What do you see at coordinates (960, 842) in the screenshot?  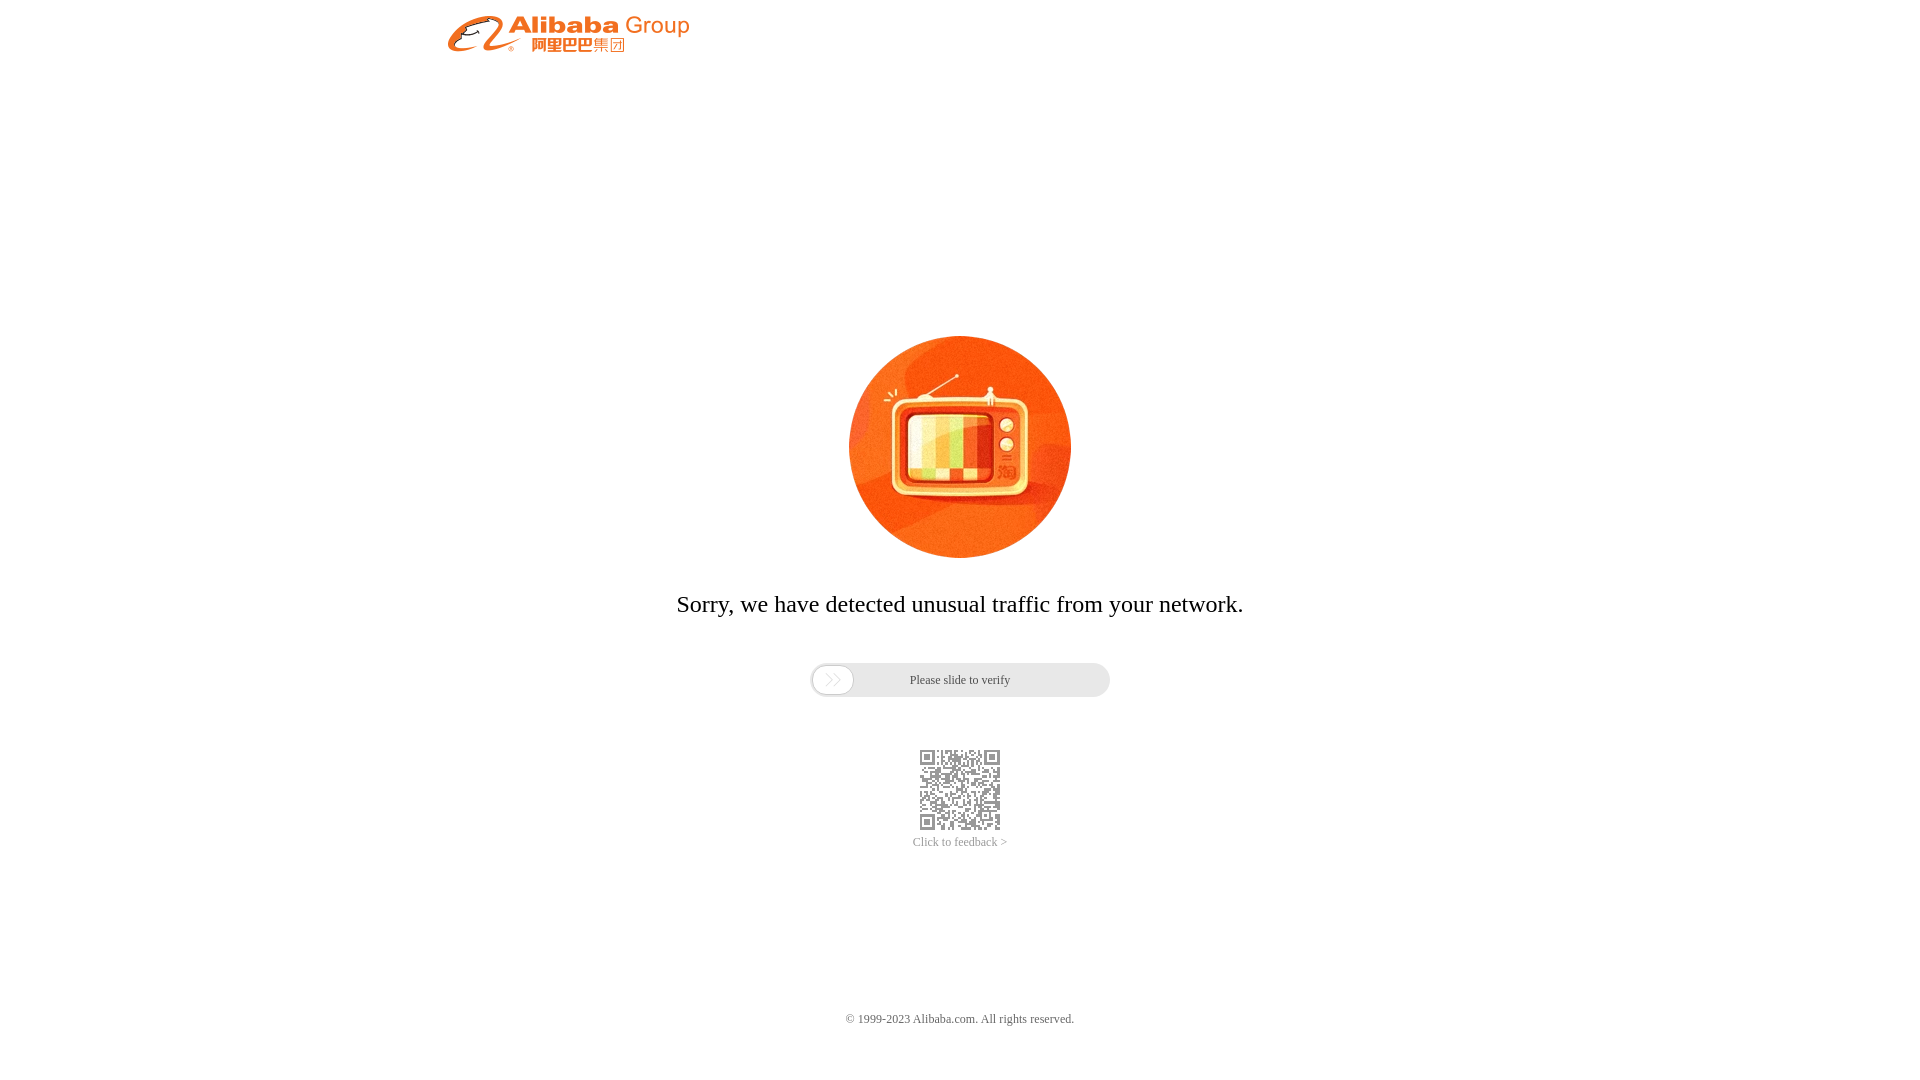 I see `'Click to feedback >'` at bounding box center [960, 842].